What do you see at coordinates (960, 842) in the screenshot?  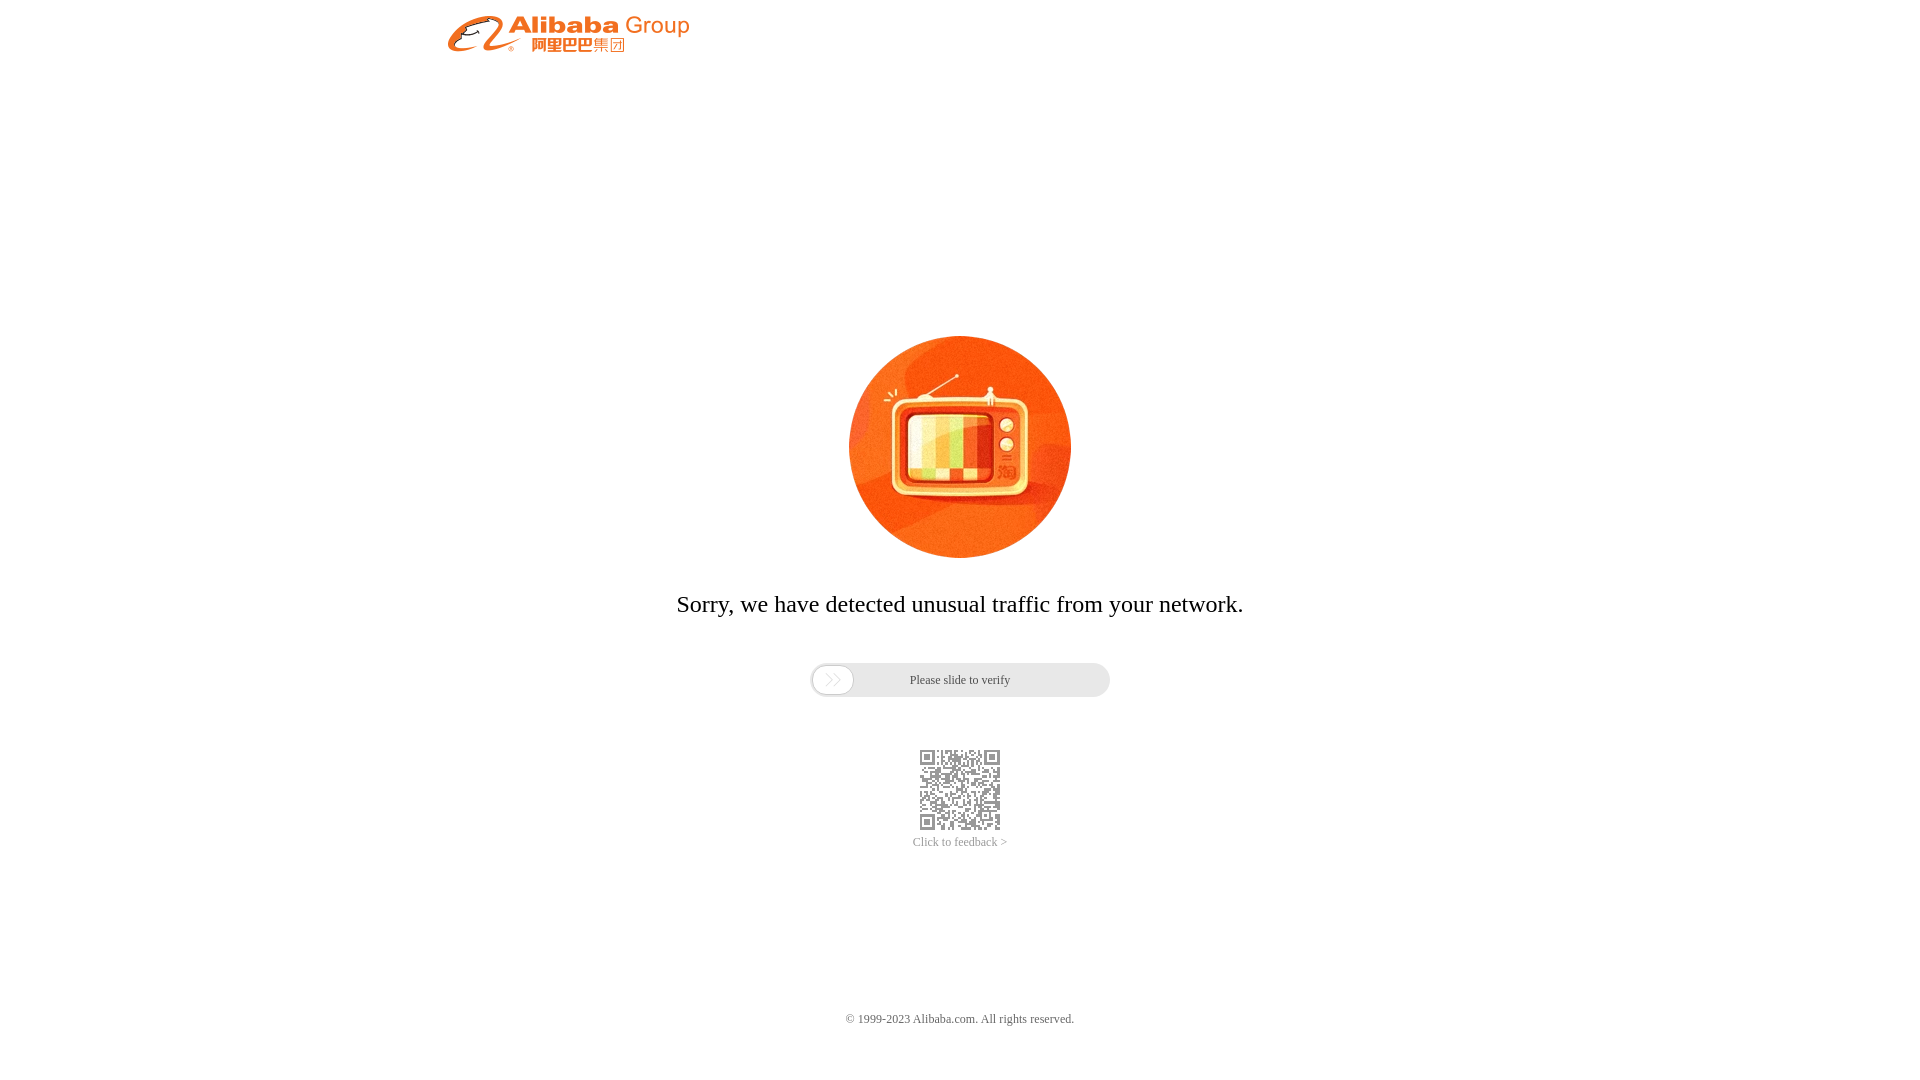 I see `'Click to feedback >'` at bounding box center [960, 842].